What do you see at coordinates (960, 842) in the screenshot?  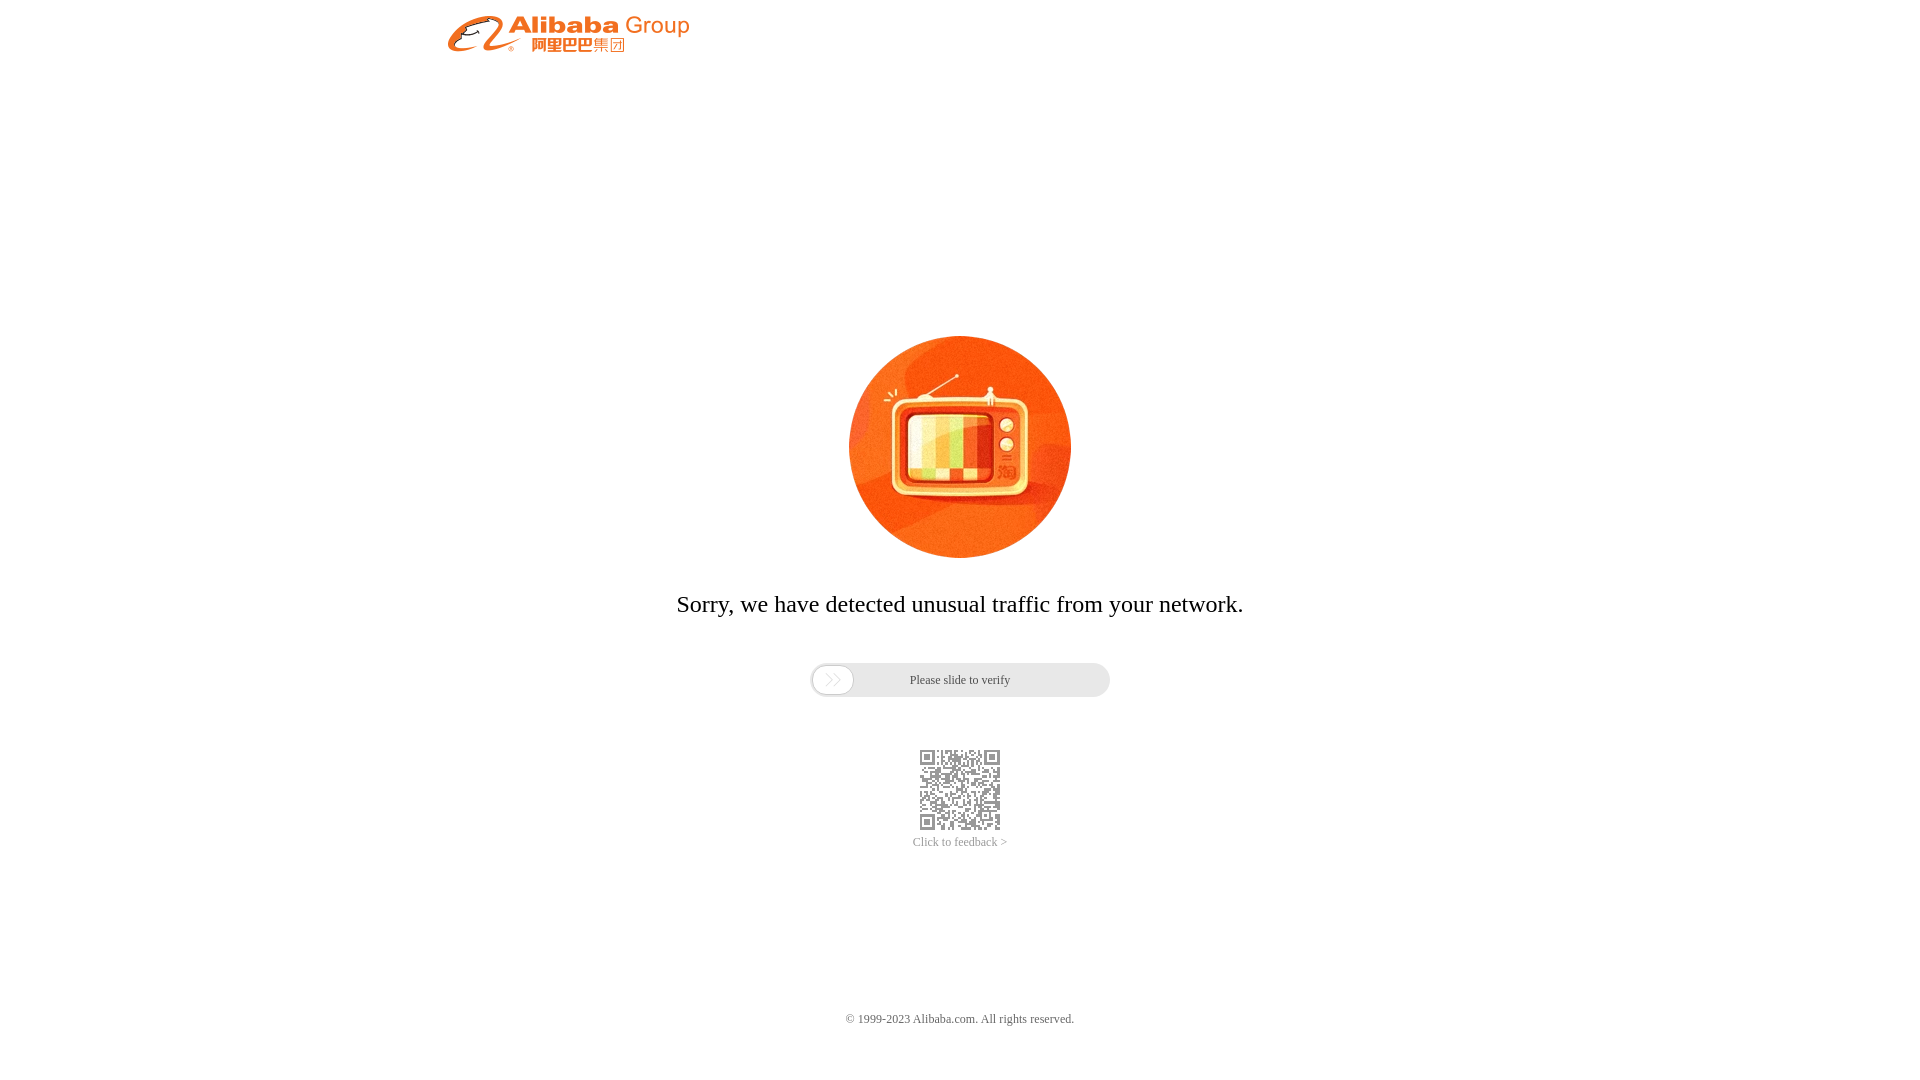 I see `'Click to feedback >'` at bounding box center [960, 842].